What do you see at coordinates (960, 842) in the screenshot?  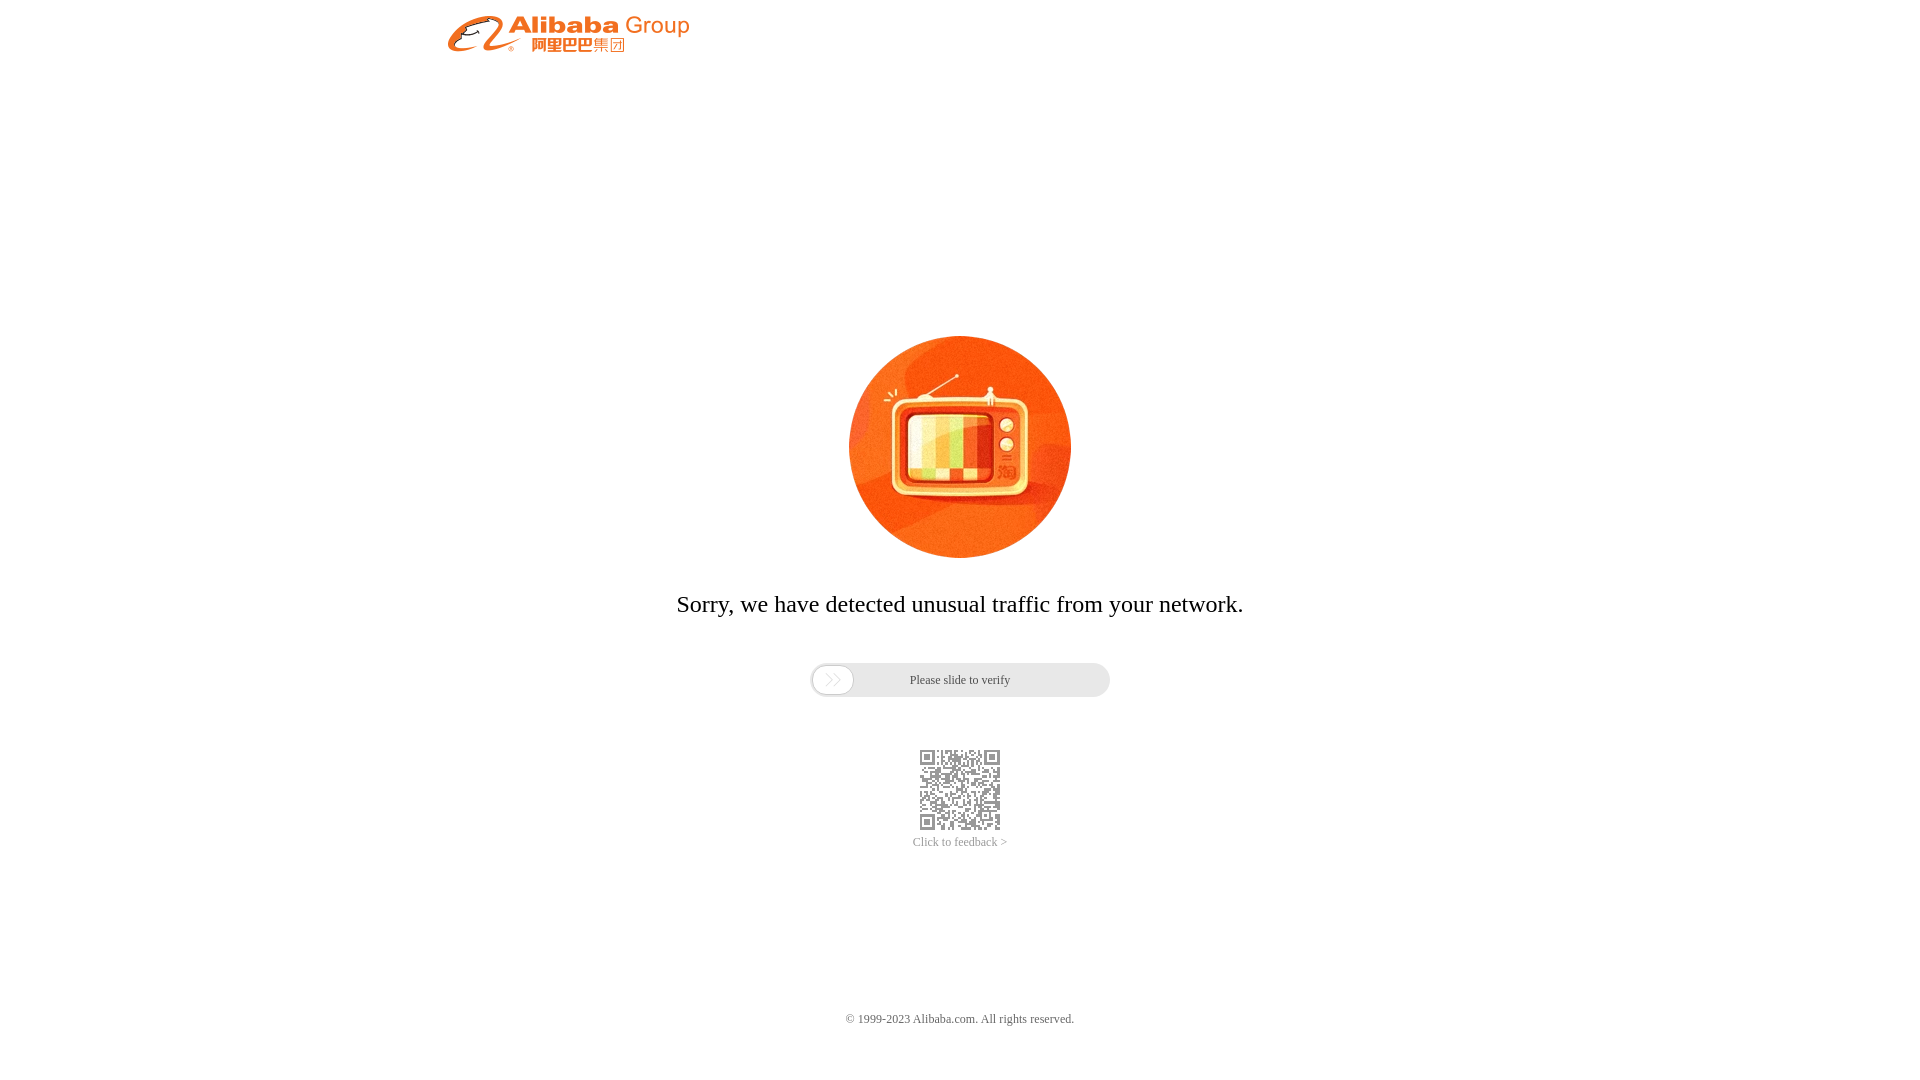 I see `'Click to feedback >'` at bounding box center [960, 842].